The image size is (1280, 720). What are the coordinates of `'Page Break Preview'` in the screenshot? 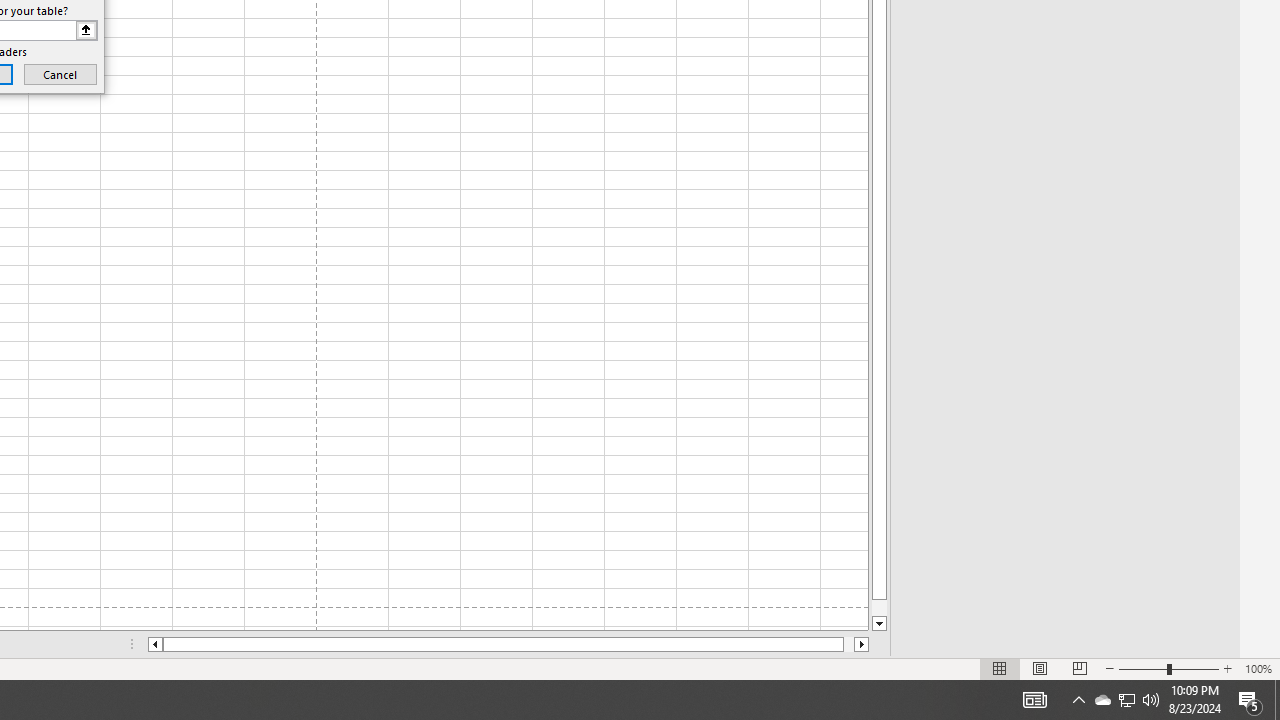 It's located at (1078, 669).